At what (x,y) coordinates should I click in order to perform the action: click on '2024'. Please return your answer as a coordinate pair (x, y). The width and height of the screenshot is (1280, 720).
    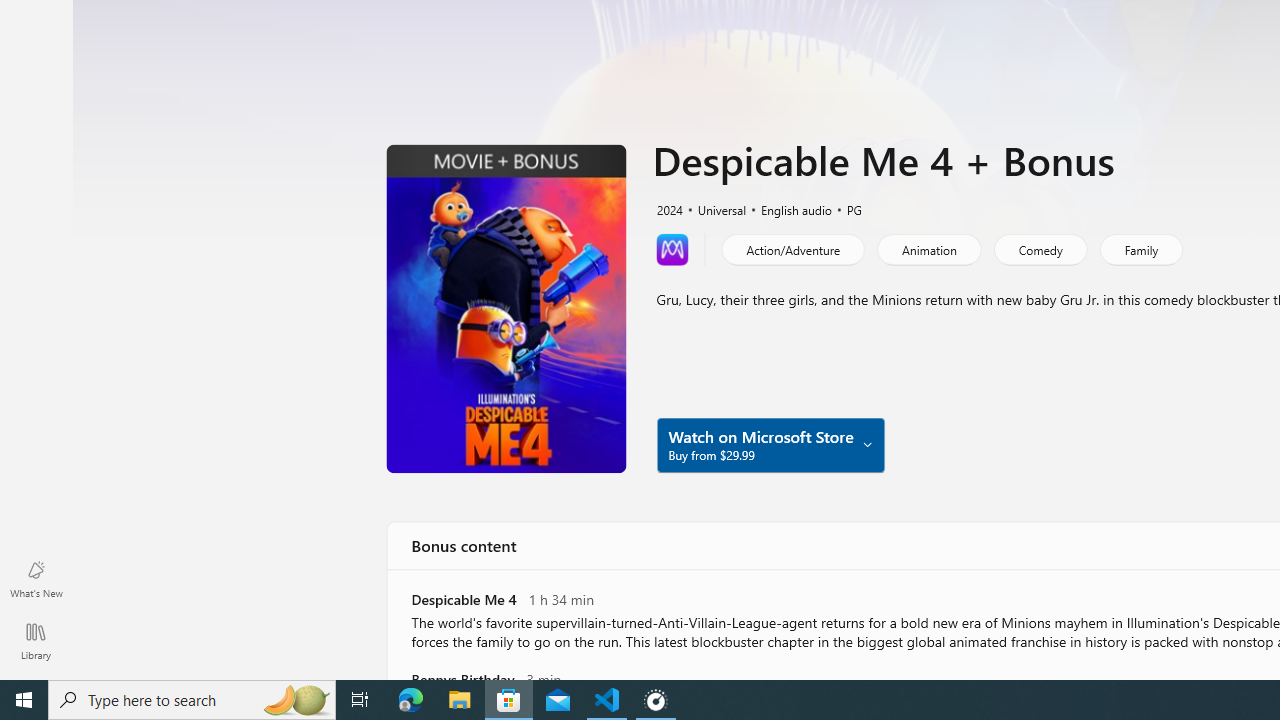
    Looking at the image, I should click on (668, 208).